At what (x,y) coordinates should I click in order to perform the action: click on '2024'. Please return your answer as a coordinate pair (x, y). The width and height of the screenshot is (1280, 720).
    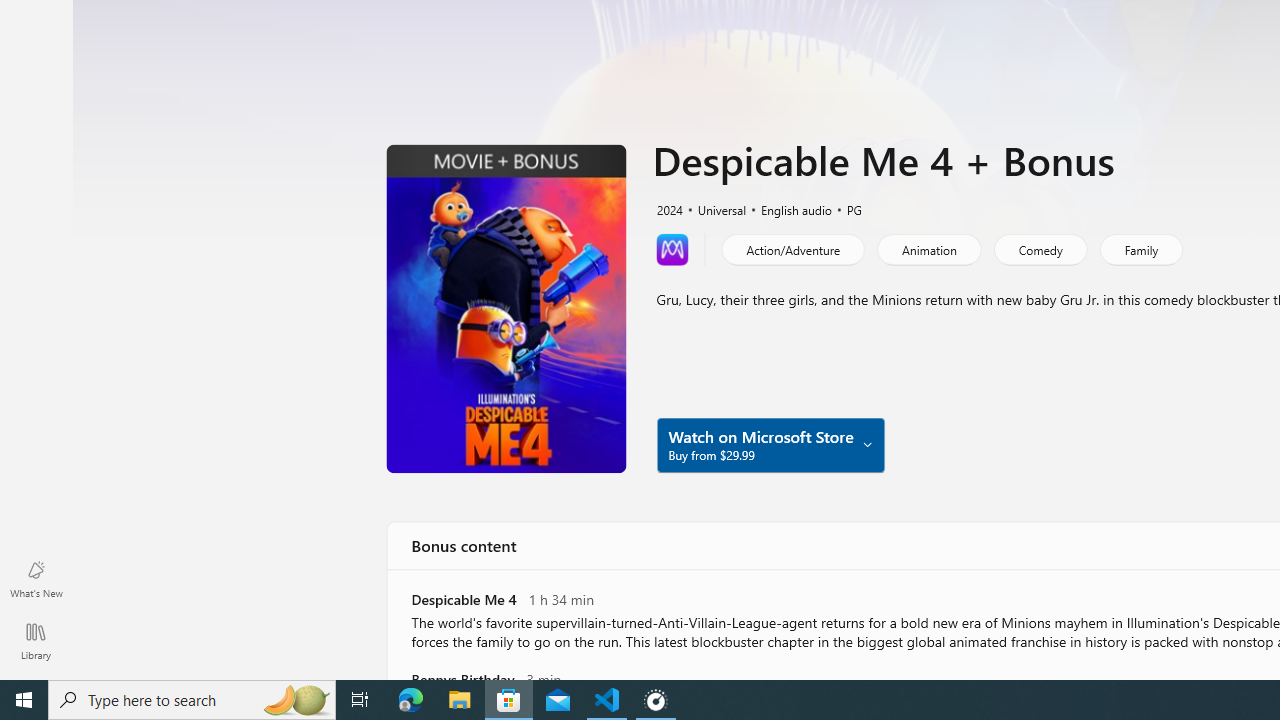
    Looking at the image, I should click on (668, 208).